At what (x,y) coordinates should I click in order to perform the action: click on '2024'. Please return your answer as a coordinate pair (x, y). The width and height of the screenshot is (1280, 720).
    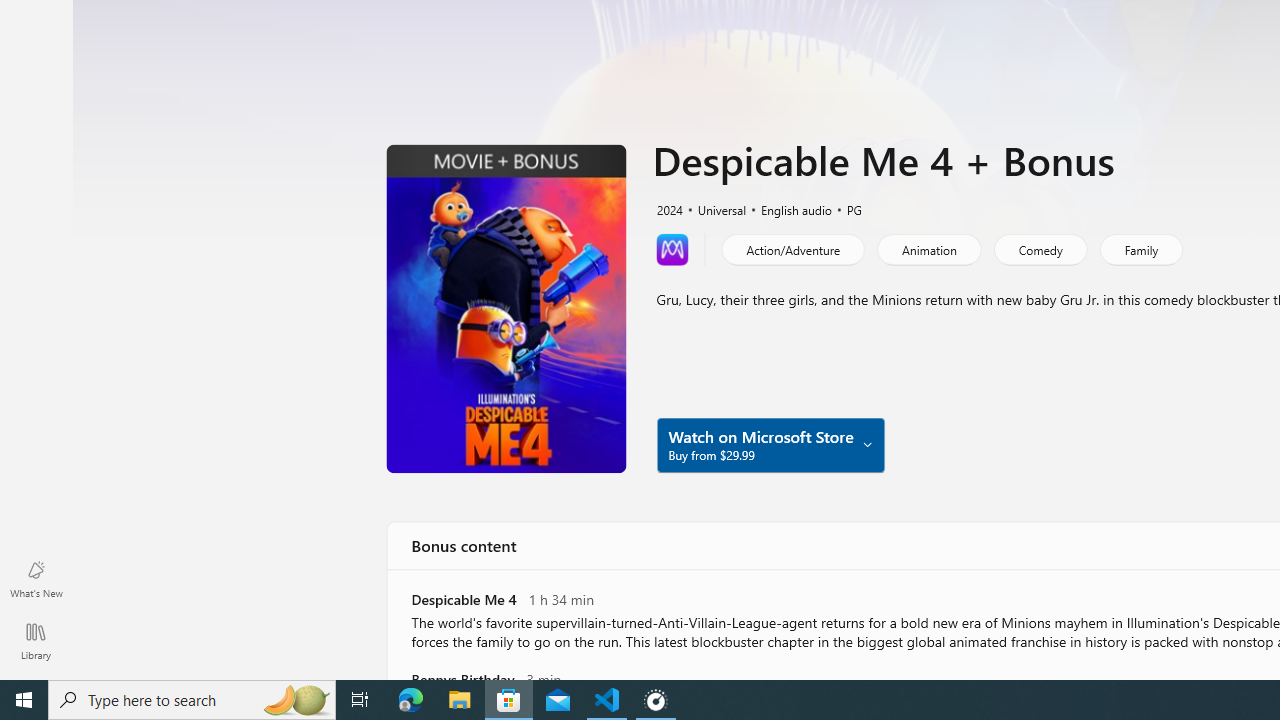
    Looking at the image, I should click on (668, 208).